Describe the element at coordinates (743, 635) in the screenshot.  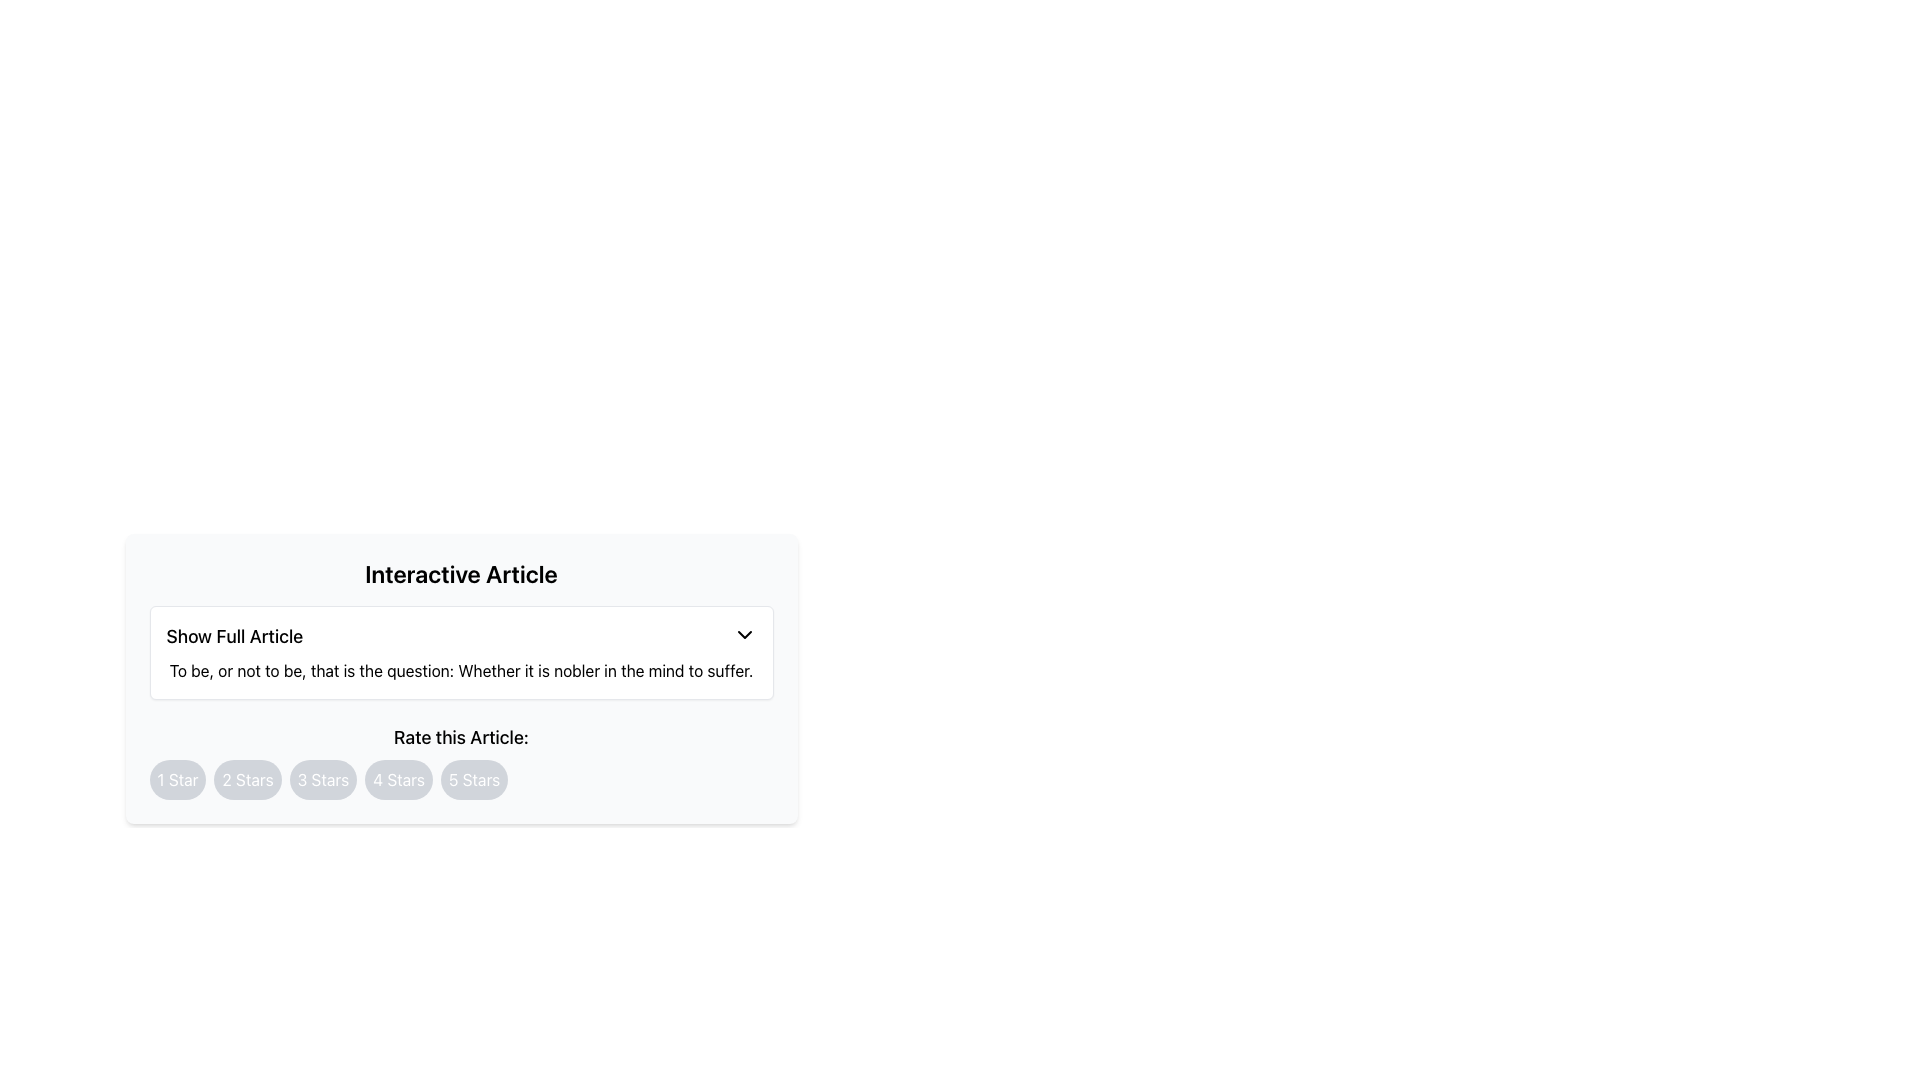
I see `the chevron icon located in the top-right corner of the 'Show Full Article' box` at that location.